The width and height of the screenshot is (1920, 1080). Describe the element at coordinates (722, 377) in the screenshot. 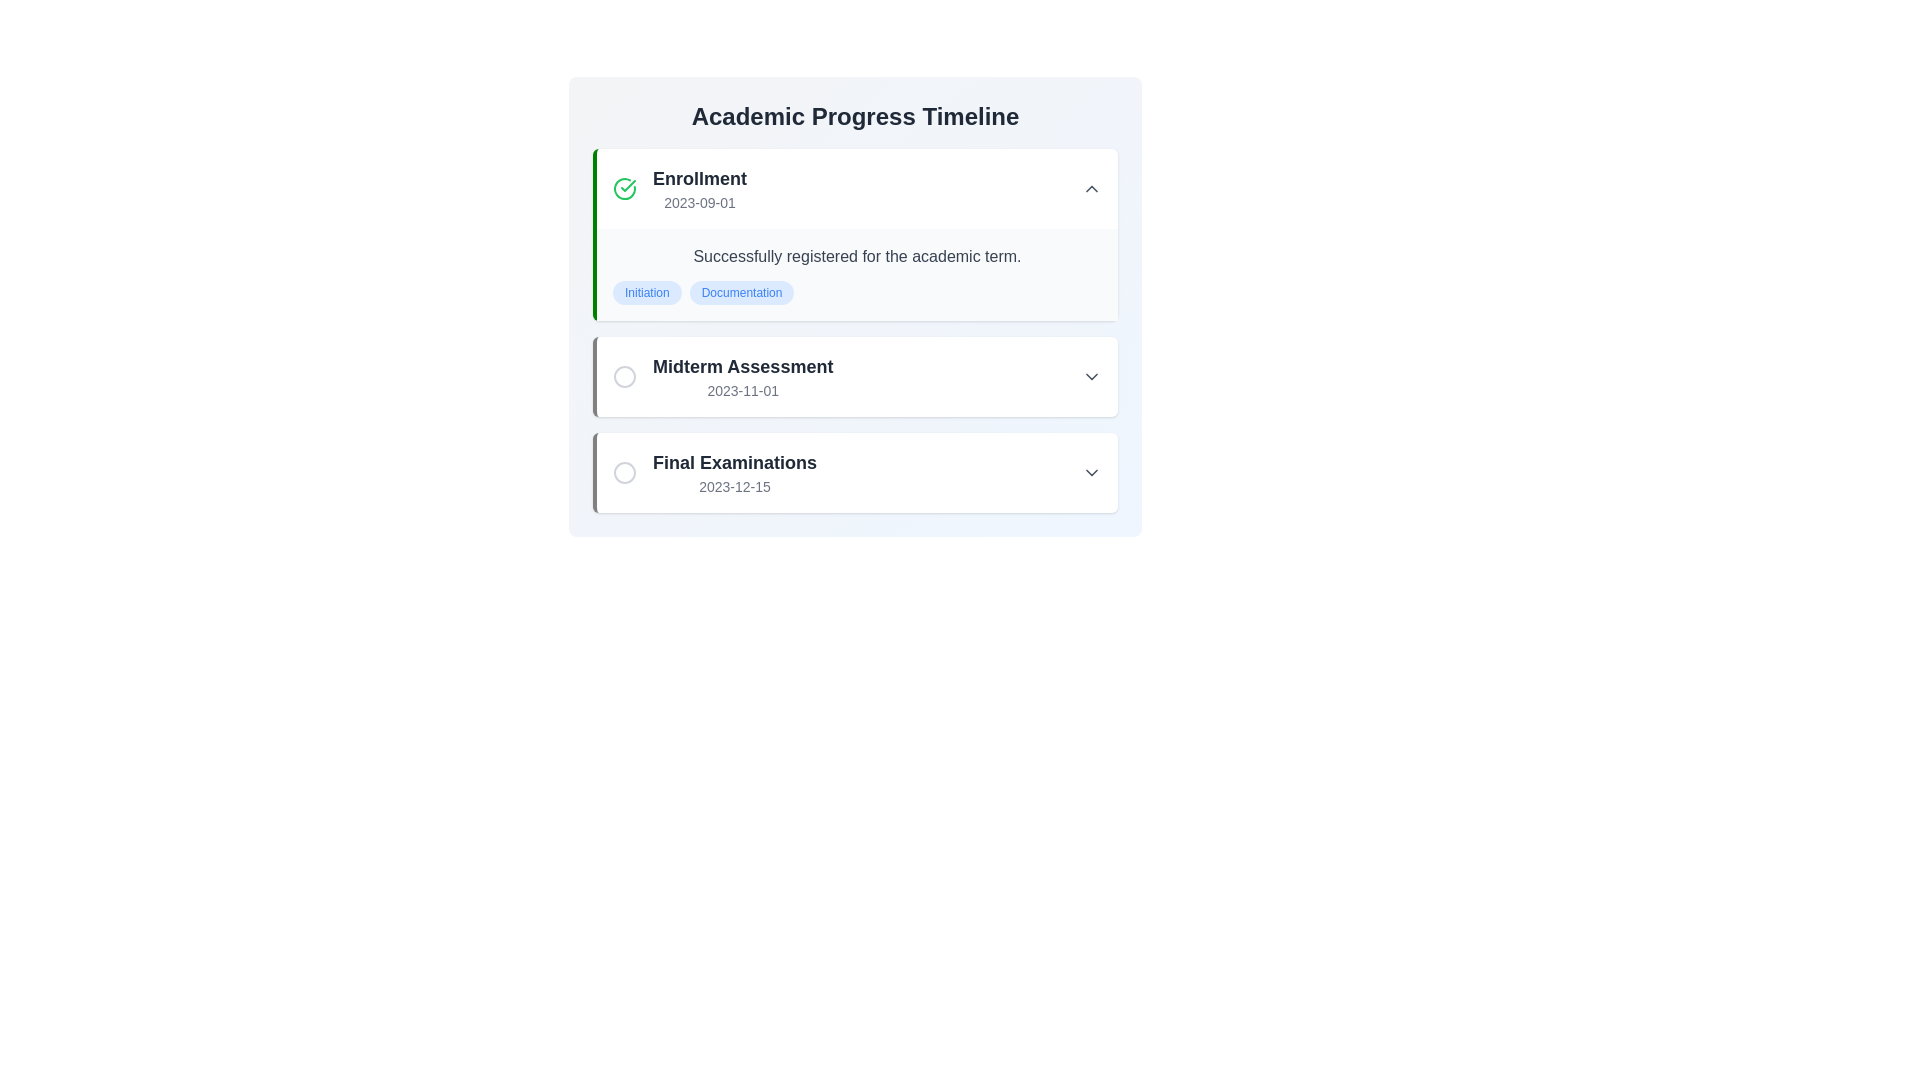

I see `the clickable list item representing the 'Midterm Assessment' step in the academic progress timeline` at that location.